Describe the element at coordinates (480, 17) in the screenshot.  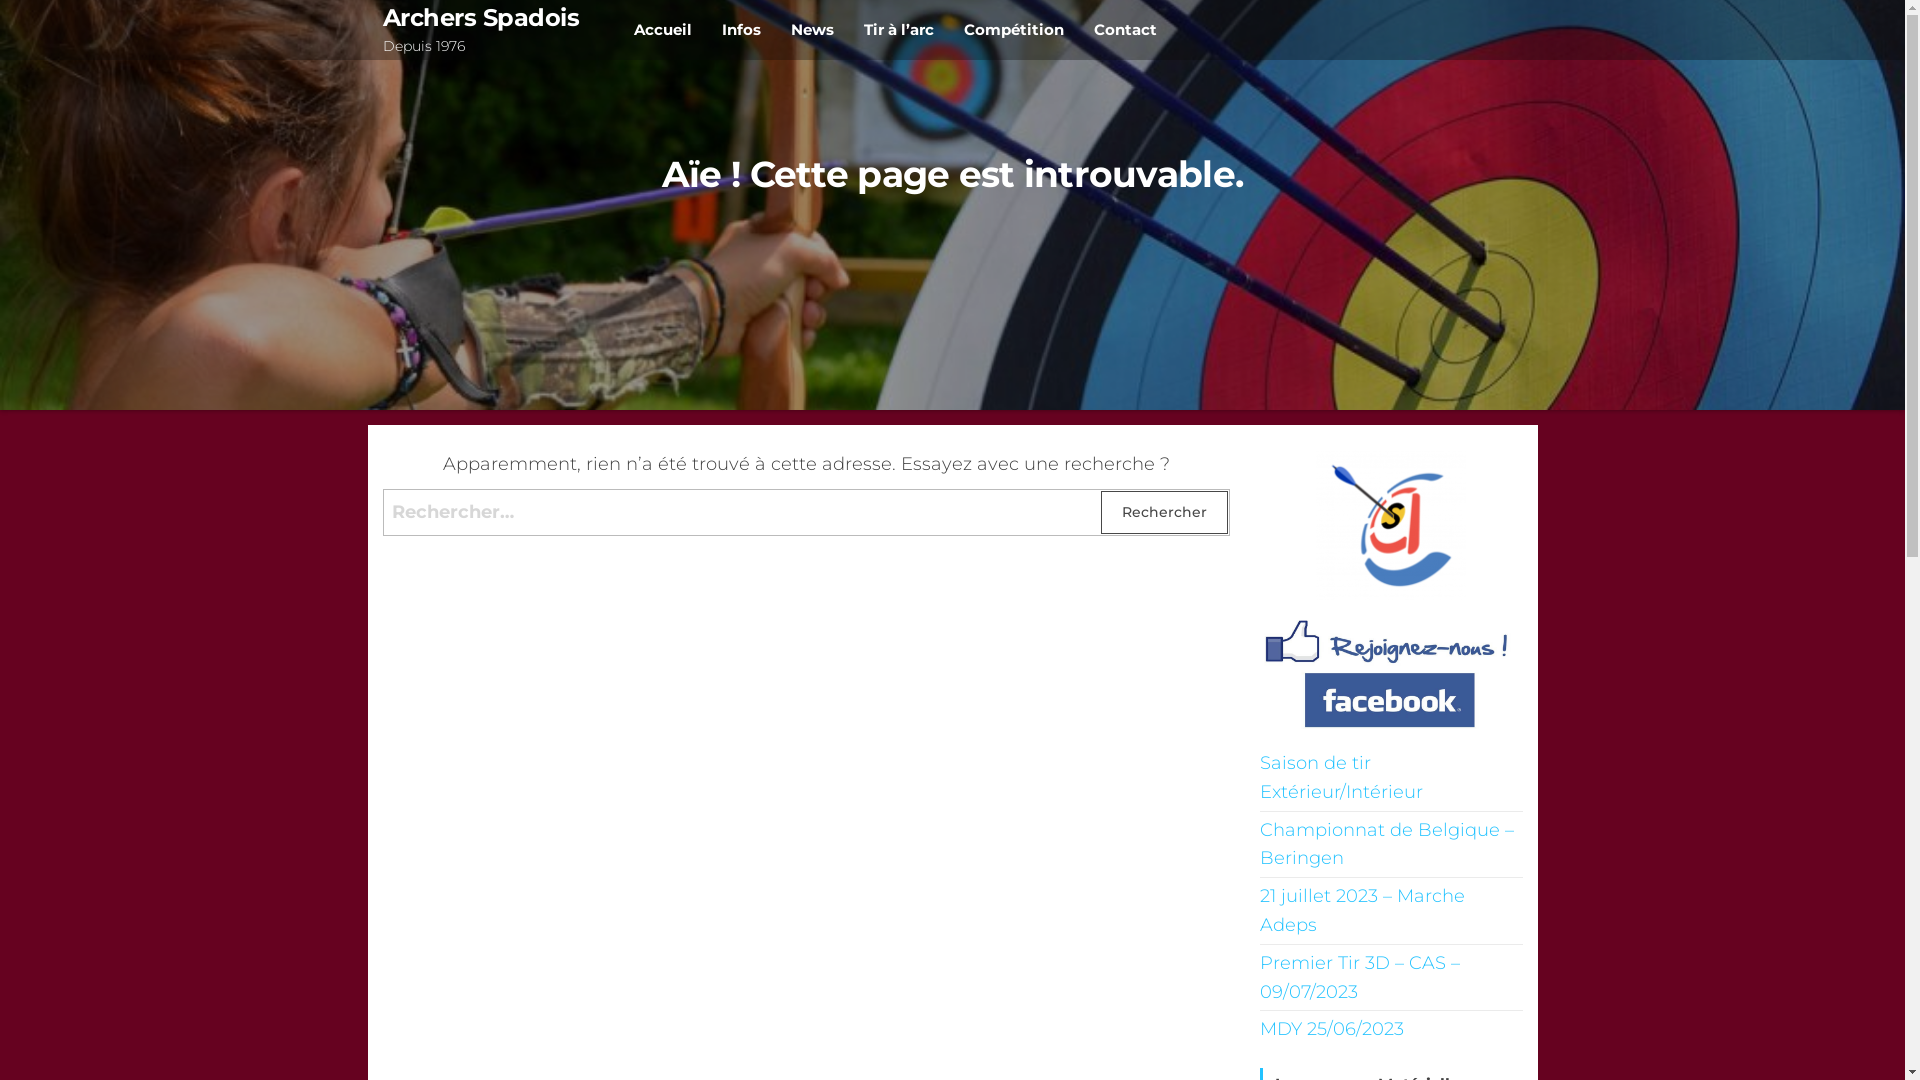
I see `'Archers Spadois'` at that location.